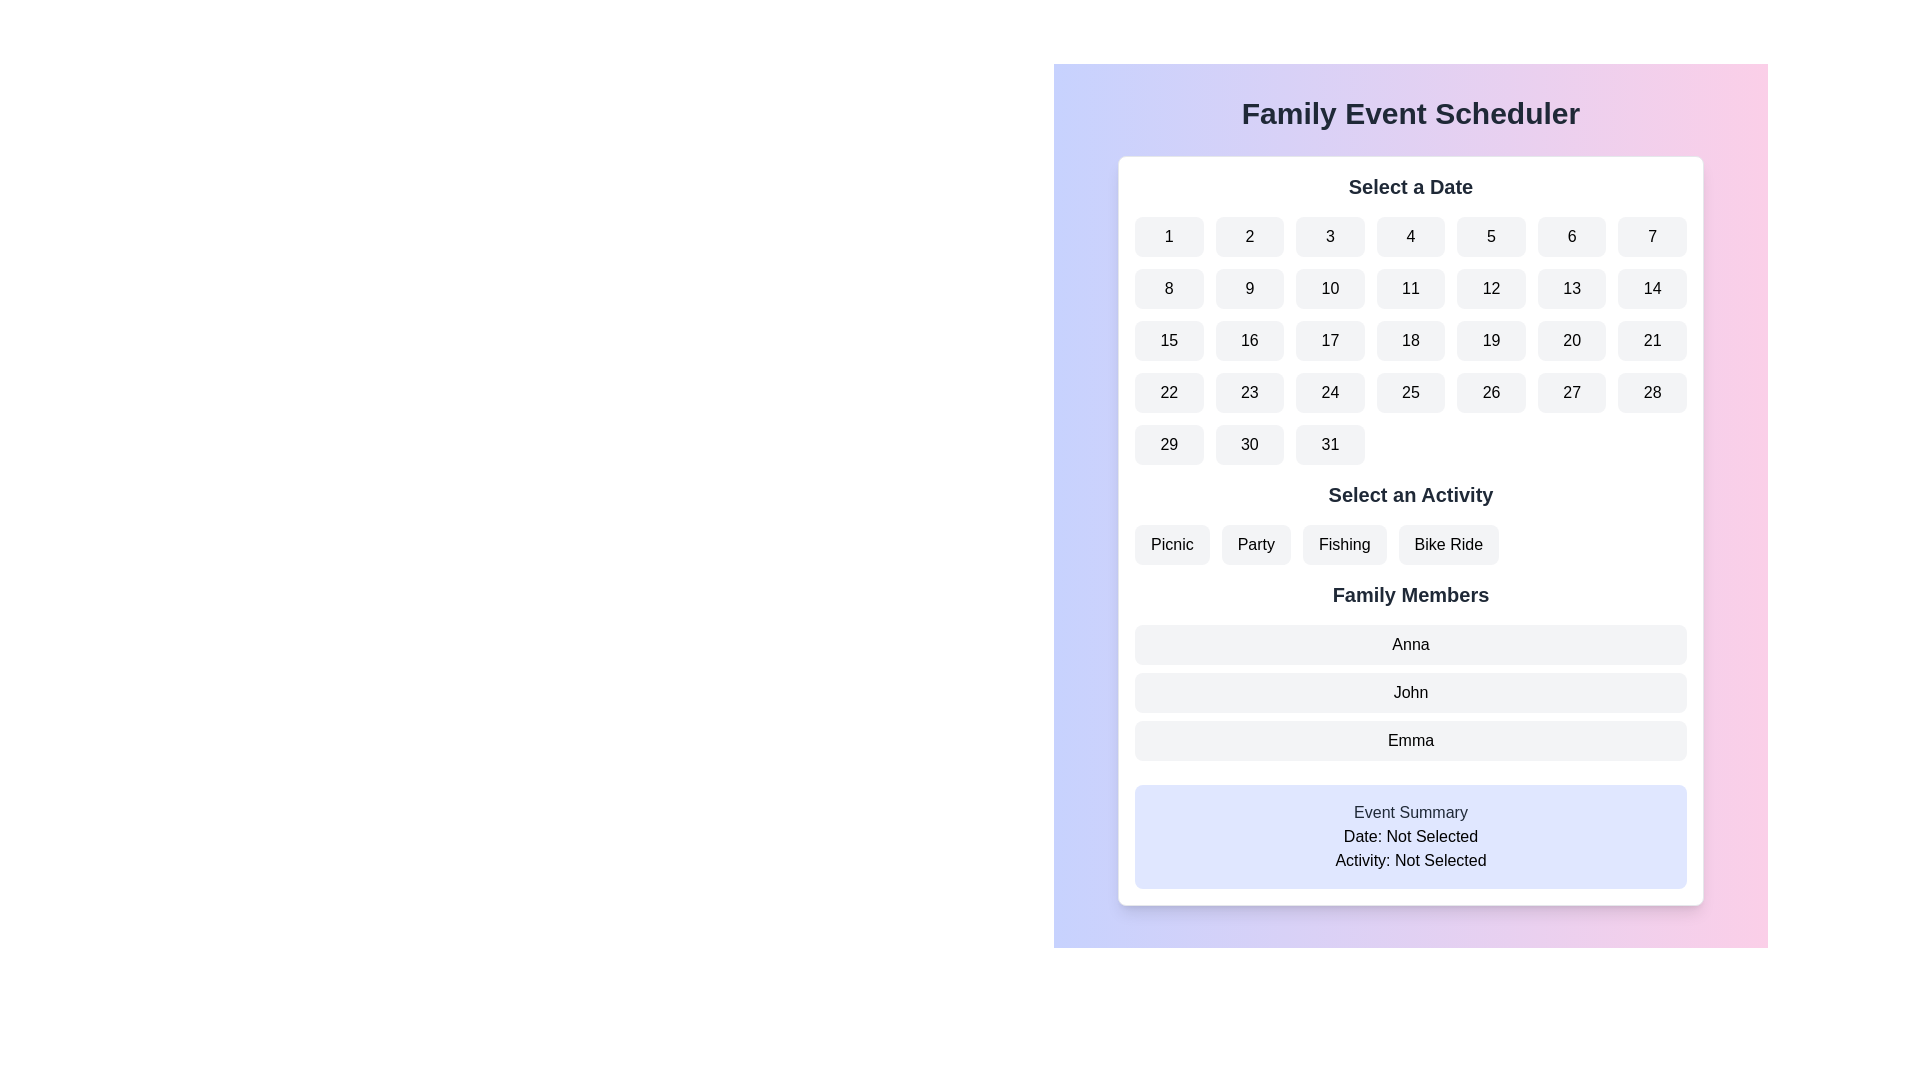 The image size is (1920, 1080). What do you see at coordinates (1169, 443) in the screenshot?
I see `the selectable date button located in the sixth row and first column of the calendar grid in the 'Select a Date' section` at bounding box center [1169, 443].